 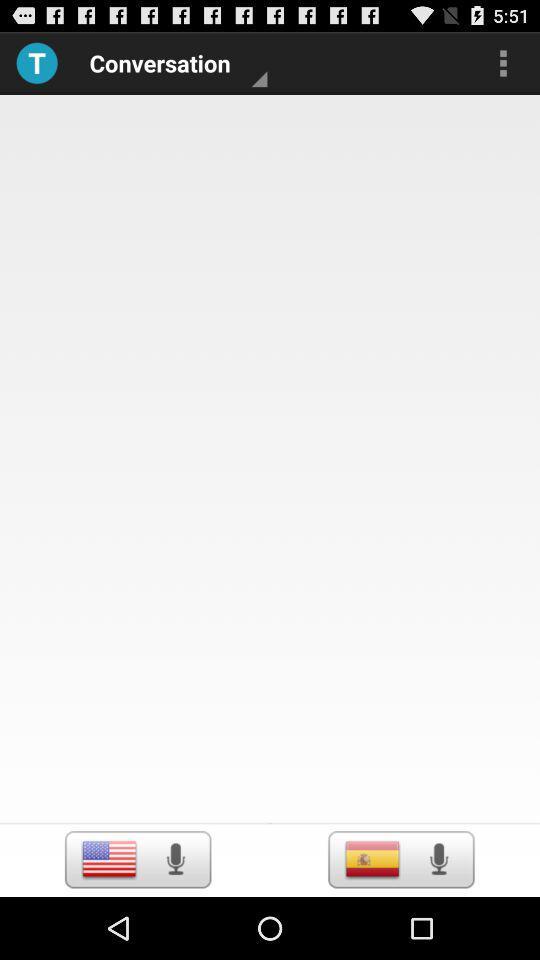 I want to click on record english audio, so click(x=175, y=858).